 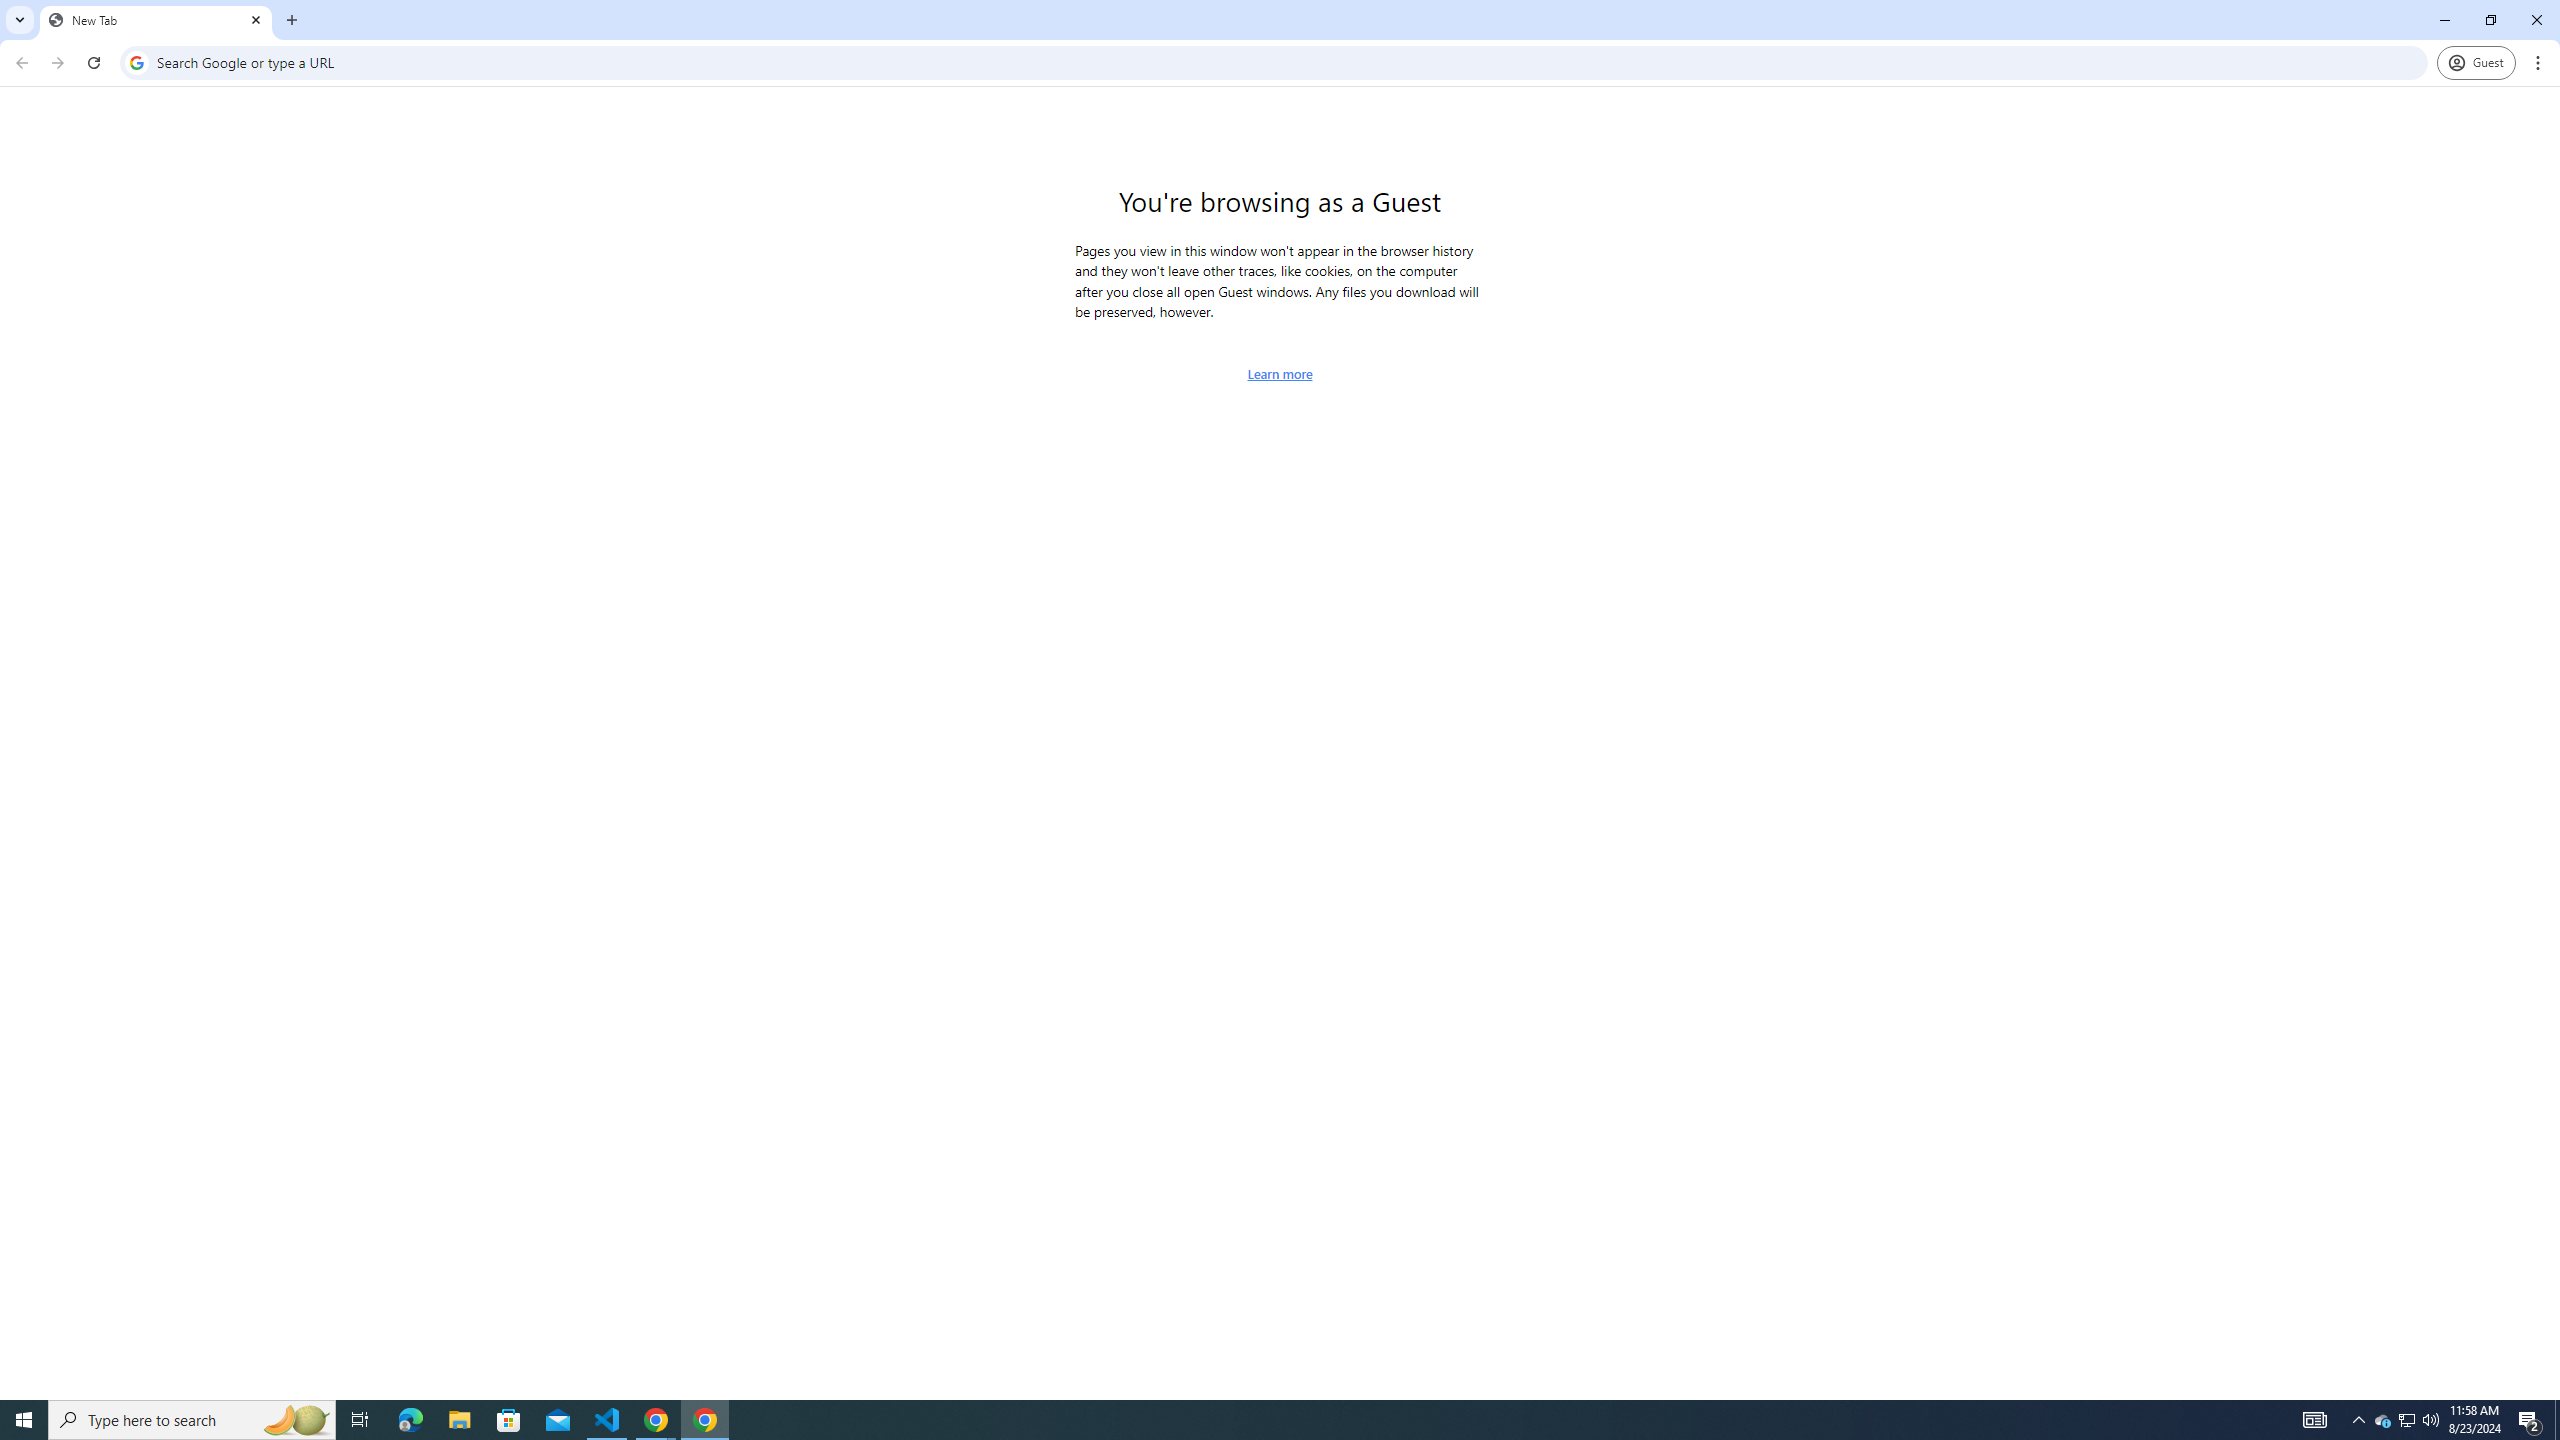 What do you see at coordinates (155, 19) in the screenshot?
I see `'New Tab'` at bounding box center [155, 19].